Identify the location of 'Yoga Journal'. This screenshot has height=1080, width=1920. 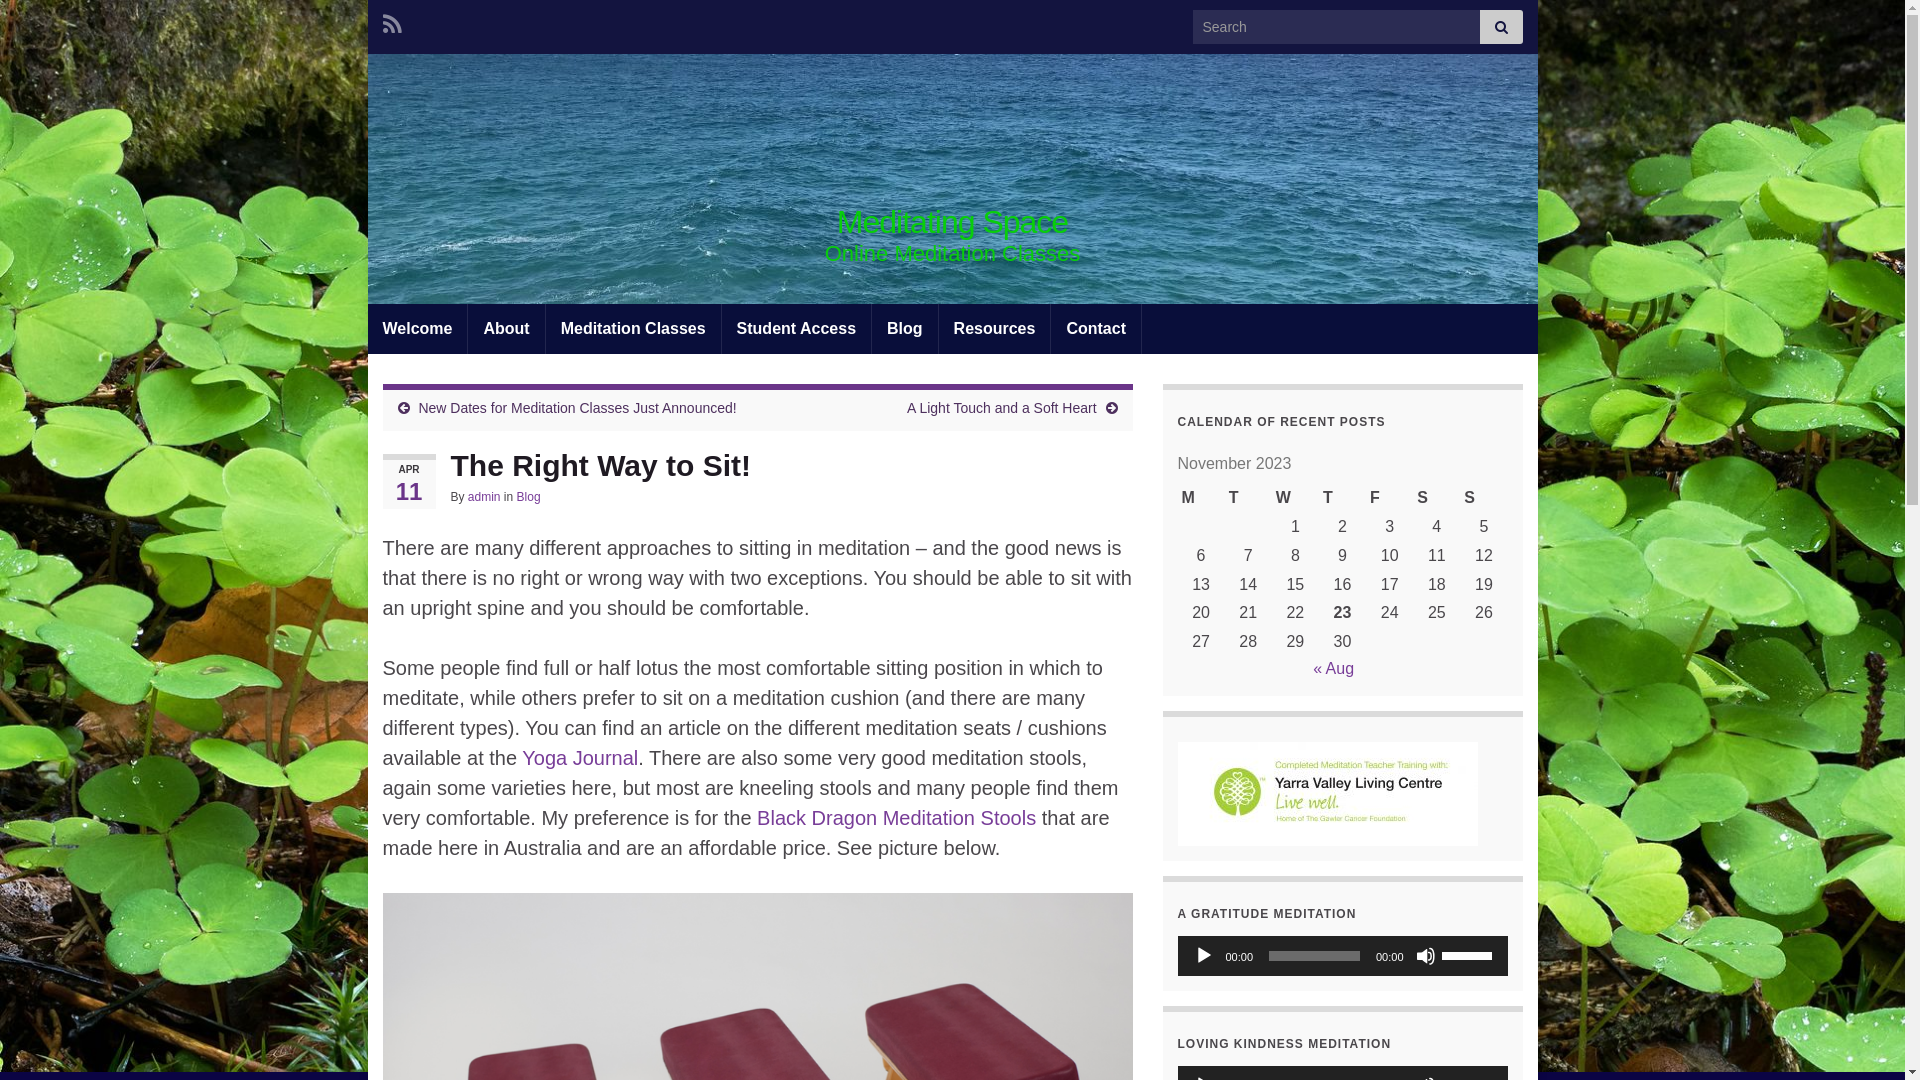
(579, 758).